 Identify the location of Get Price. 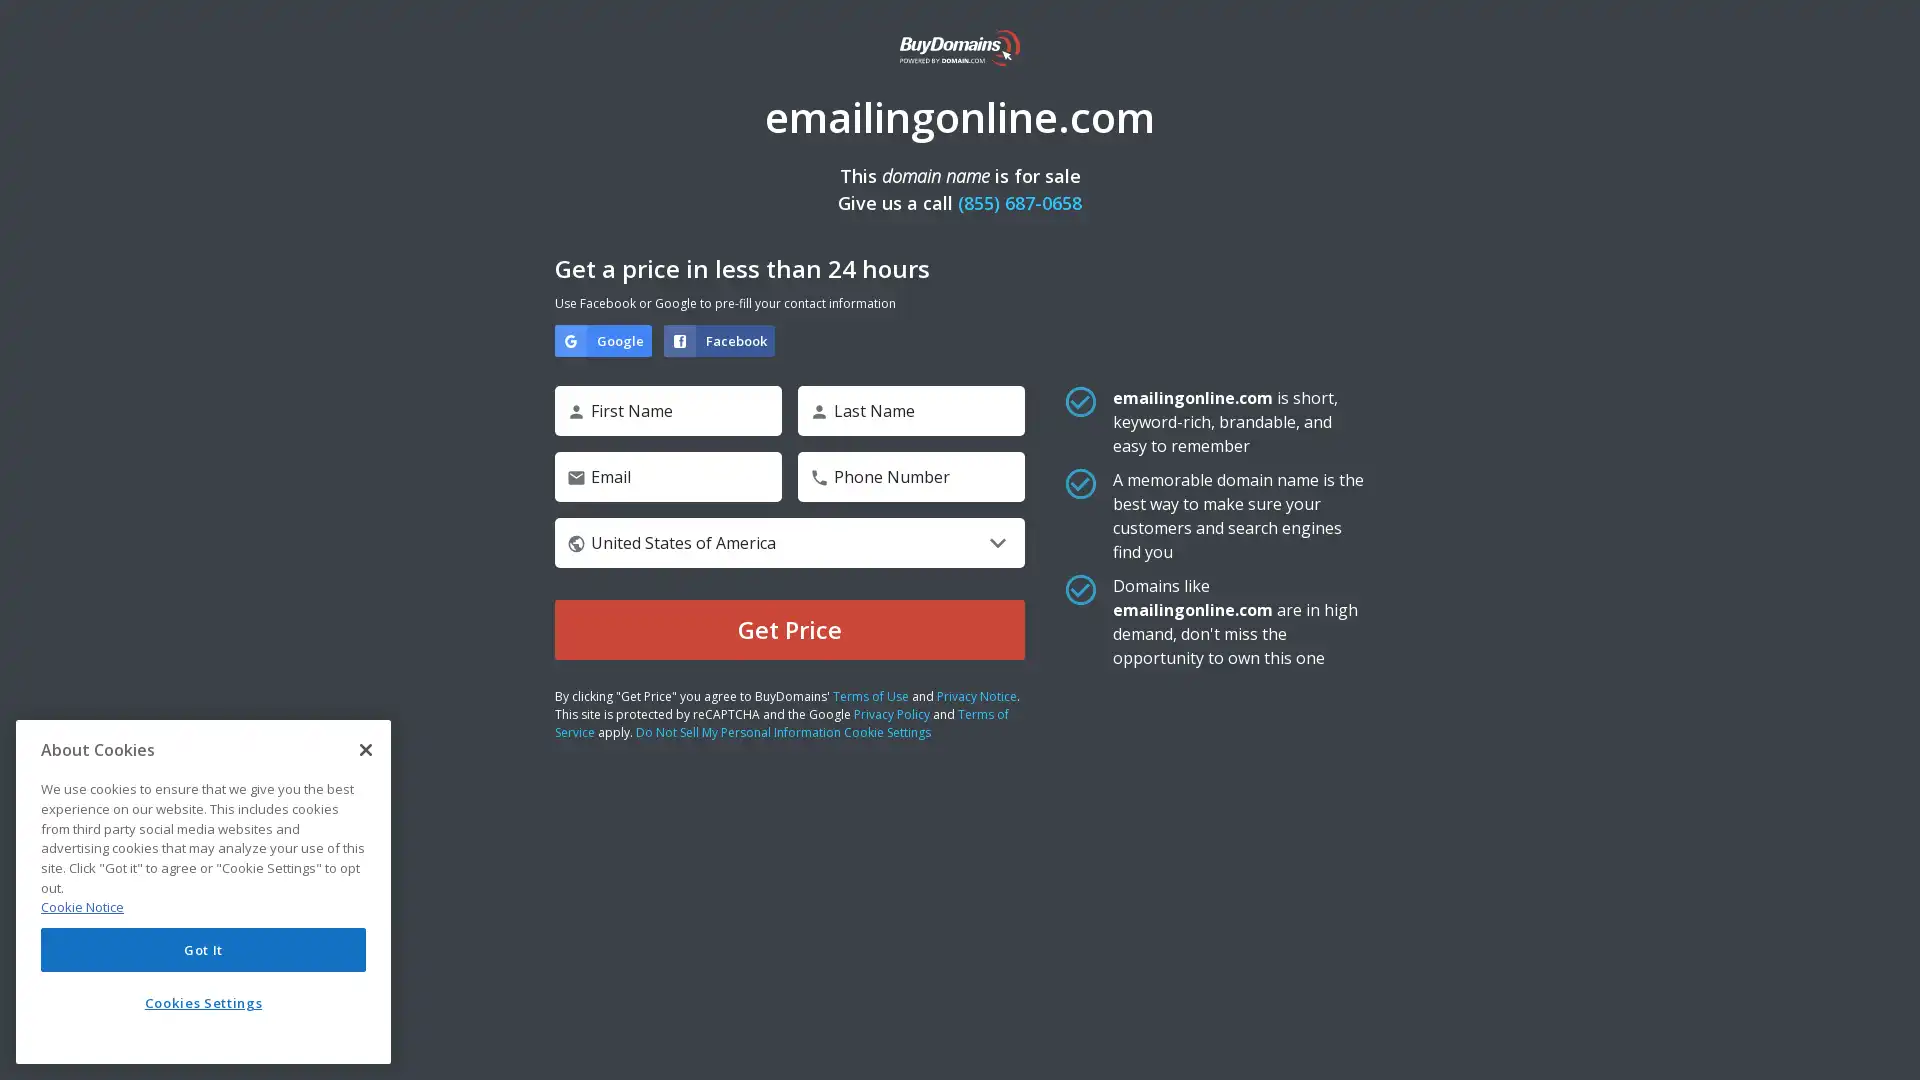
(789, 628).